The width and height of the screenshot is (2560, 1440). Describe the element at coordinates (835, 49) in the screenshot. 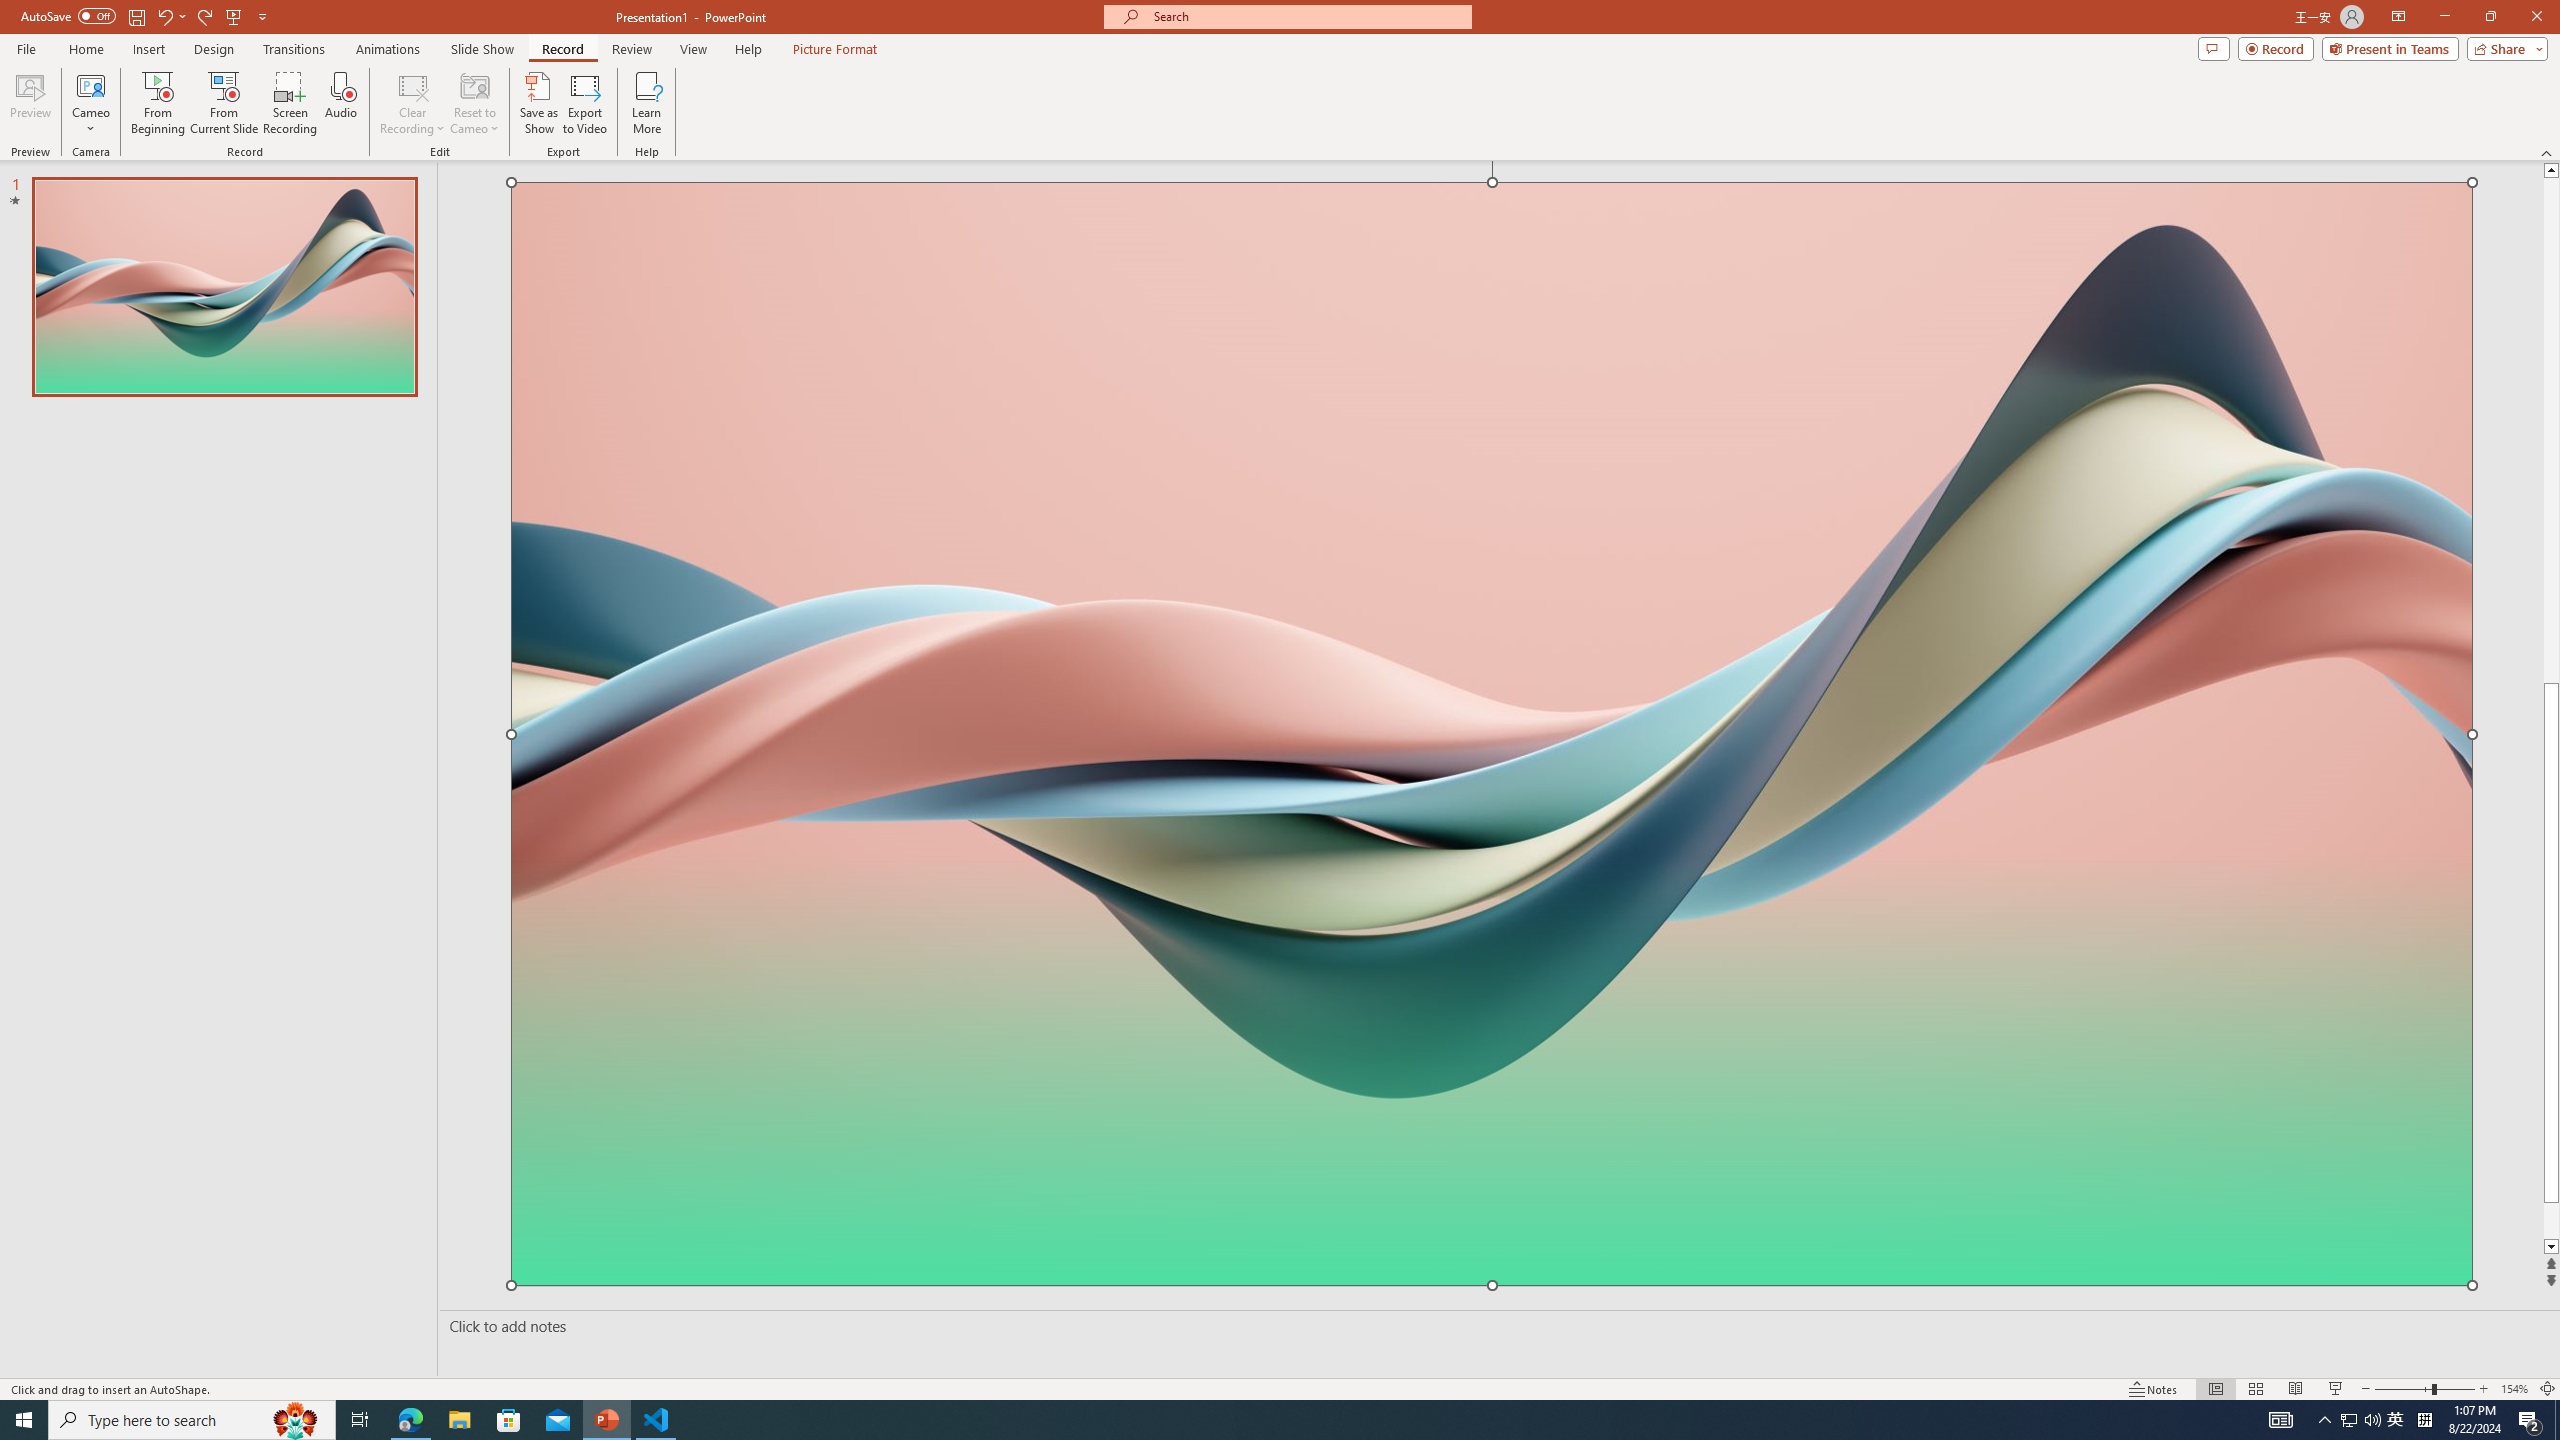

I see `'Picture Format'` at that location.